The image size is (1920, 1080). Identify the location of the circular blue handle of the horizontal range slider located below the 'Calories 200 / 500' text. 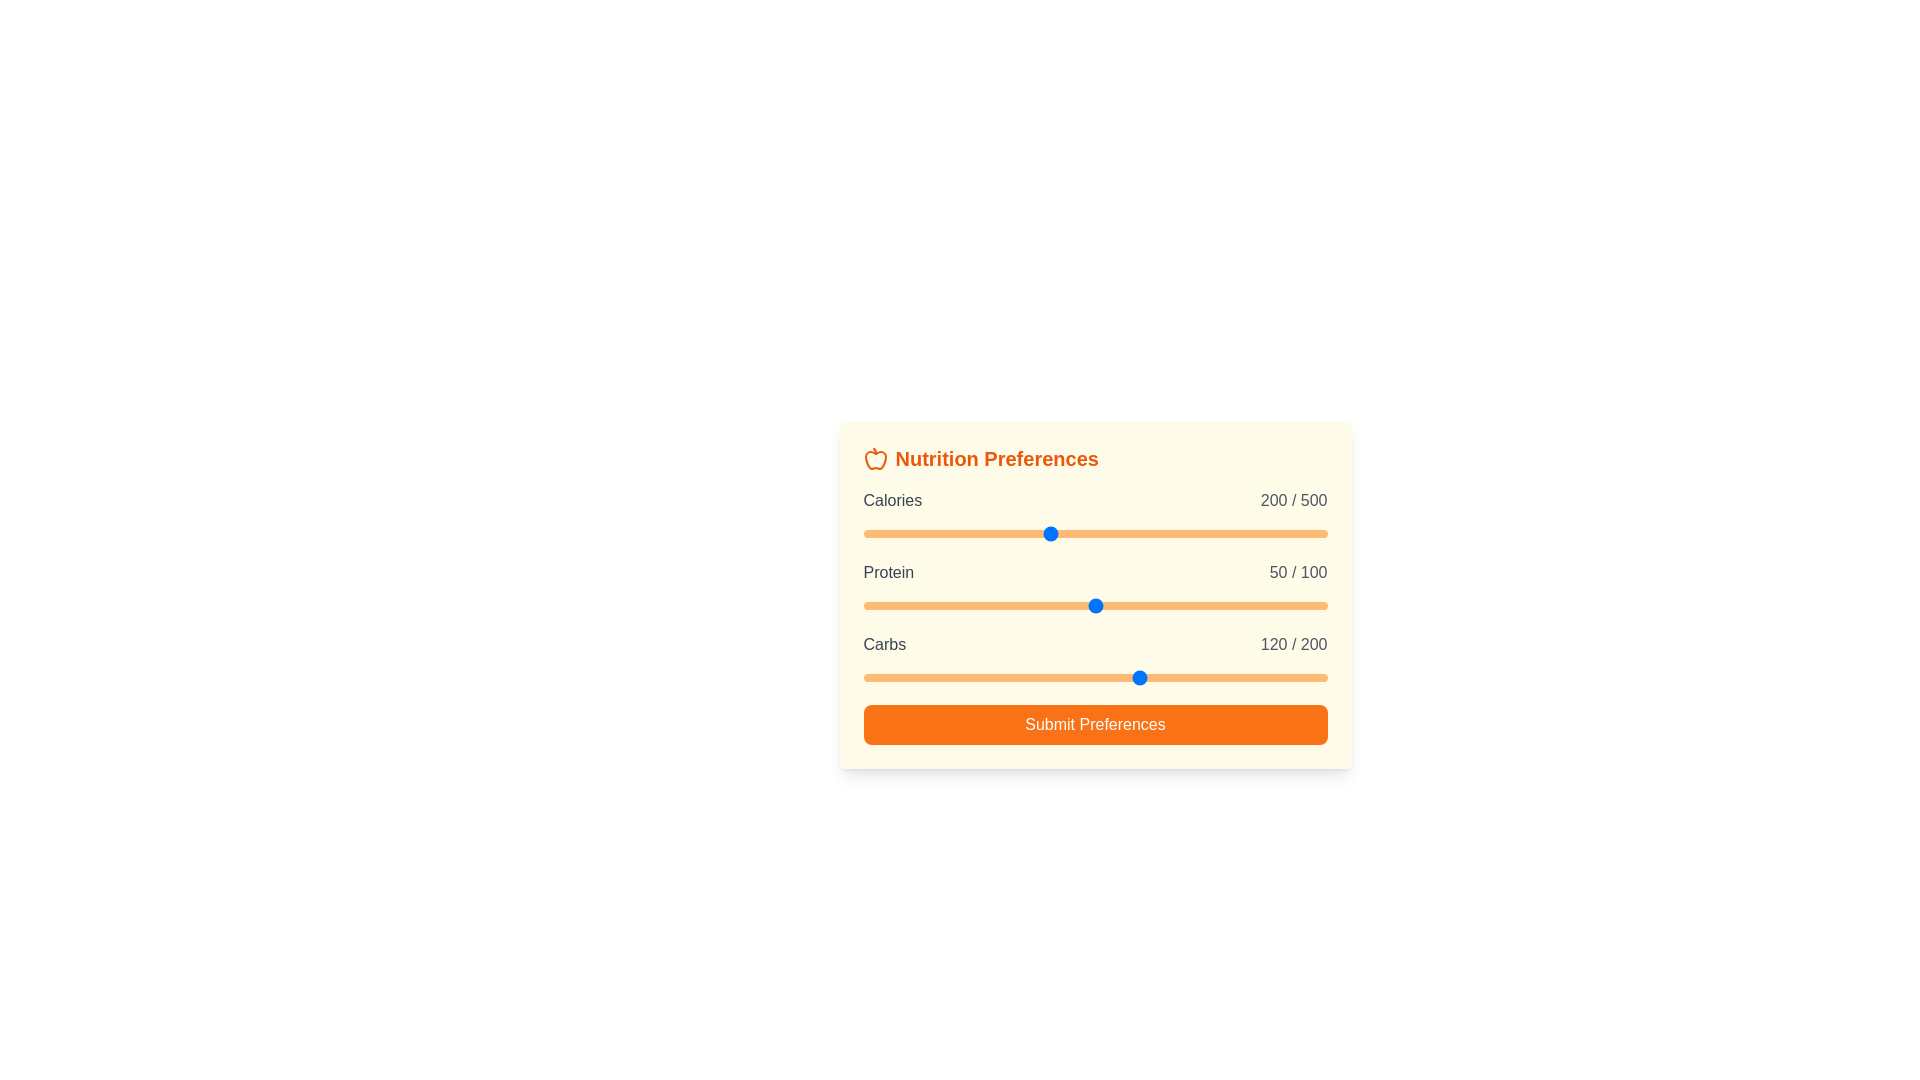
(1094, 532).